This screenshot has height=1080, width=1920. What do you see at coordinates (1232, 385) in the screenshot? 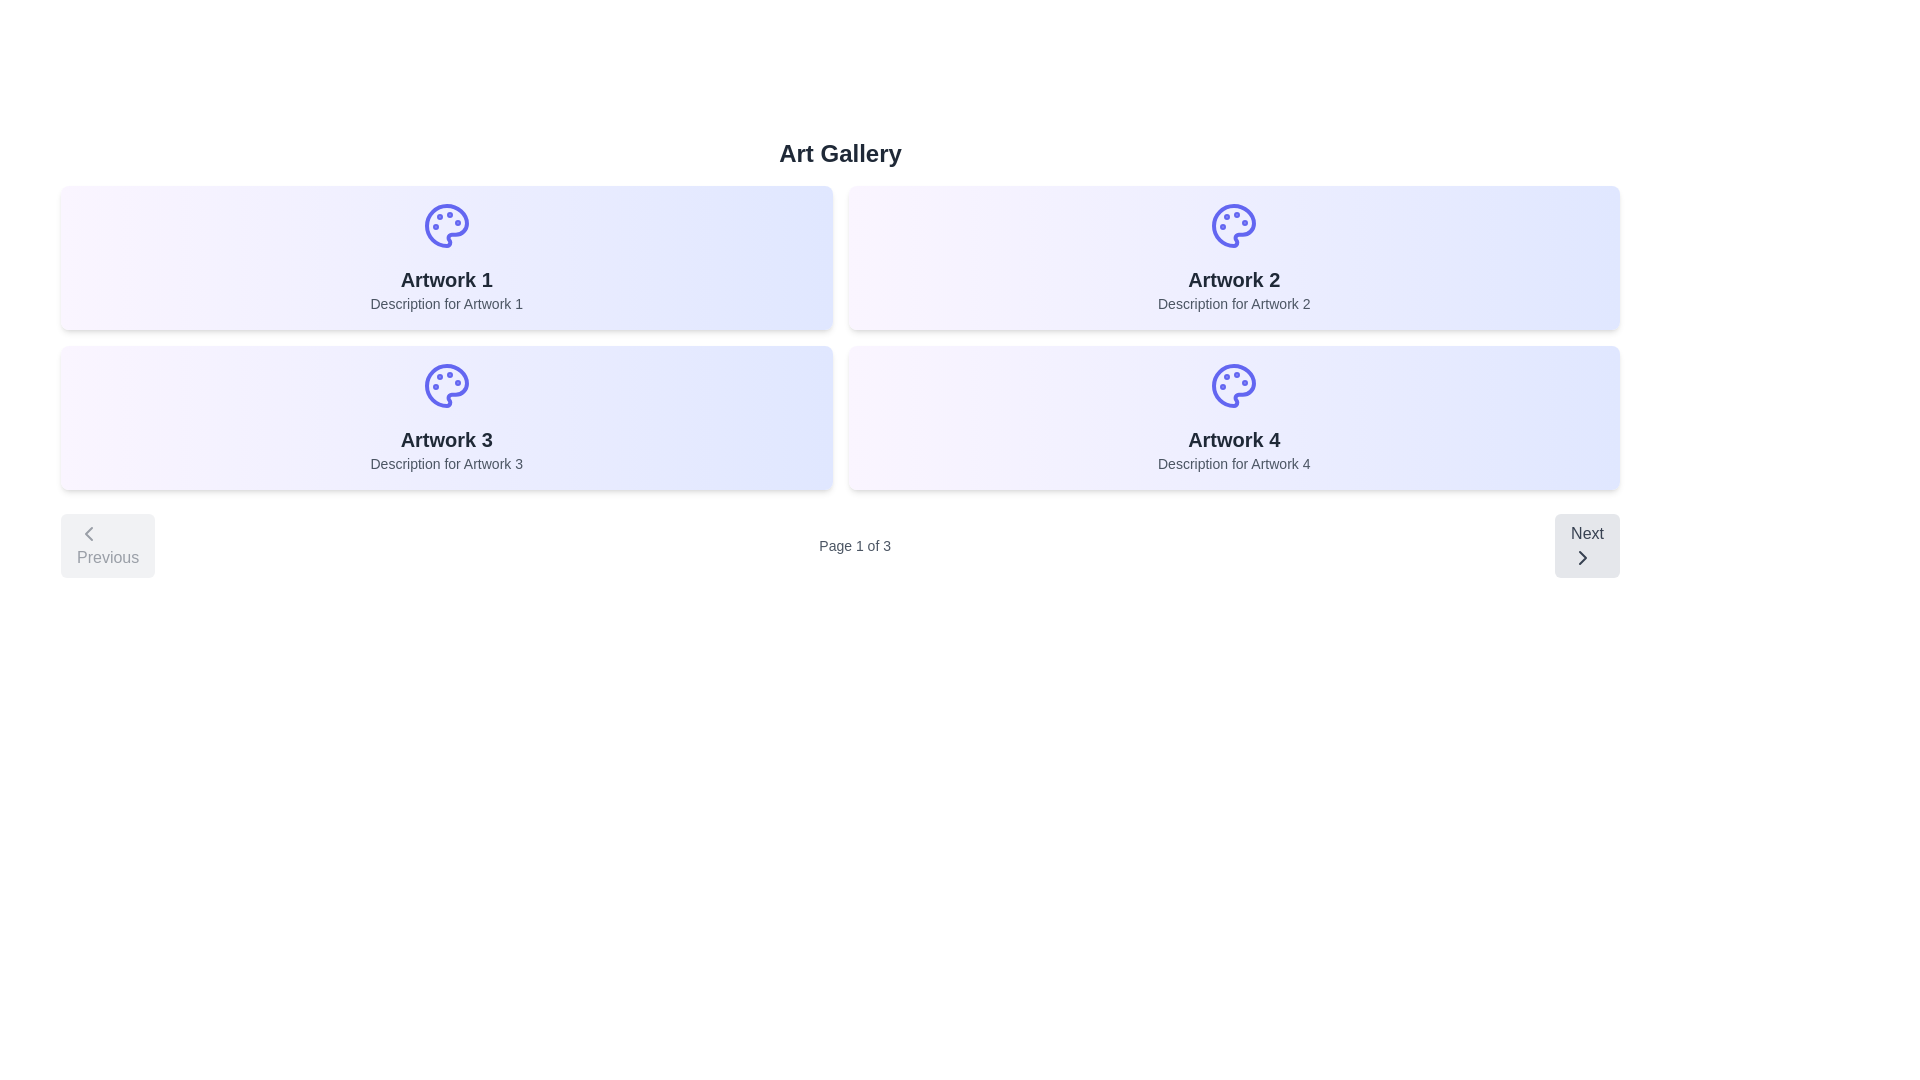
I see `the palette icon located in the bottom-right card of the 2x2 grid layout, which is above the text 'Artwork 4' and 'Description for Artwork 4', for interaction` at bounding box center [1232, 385].